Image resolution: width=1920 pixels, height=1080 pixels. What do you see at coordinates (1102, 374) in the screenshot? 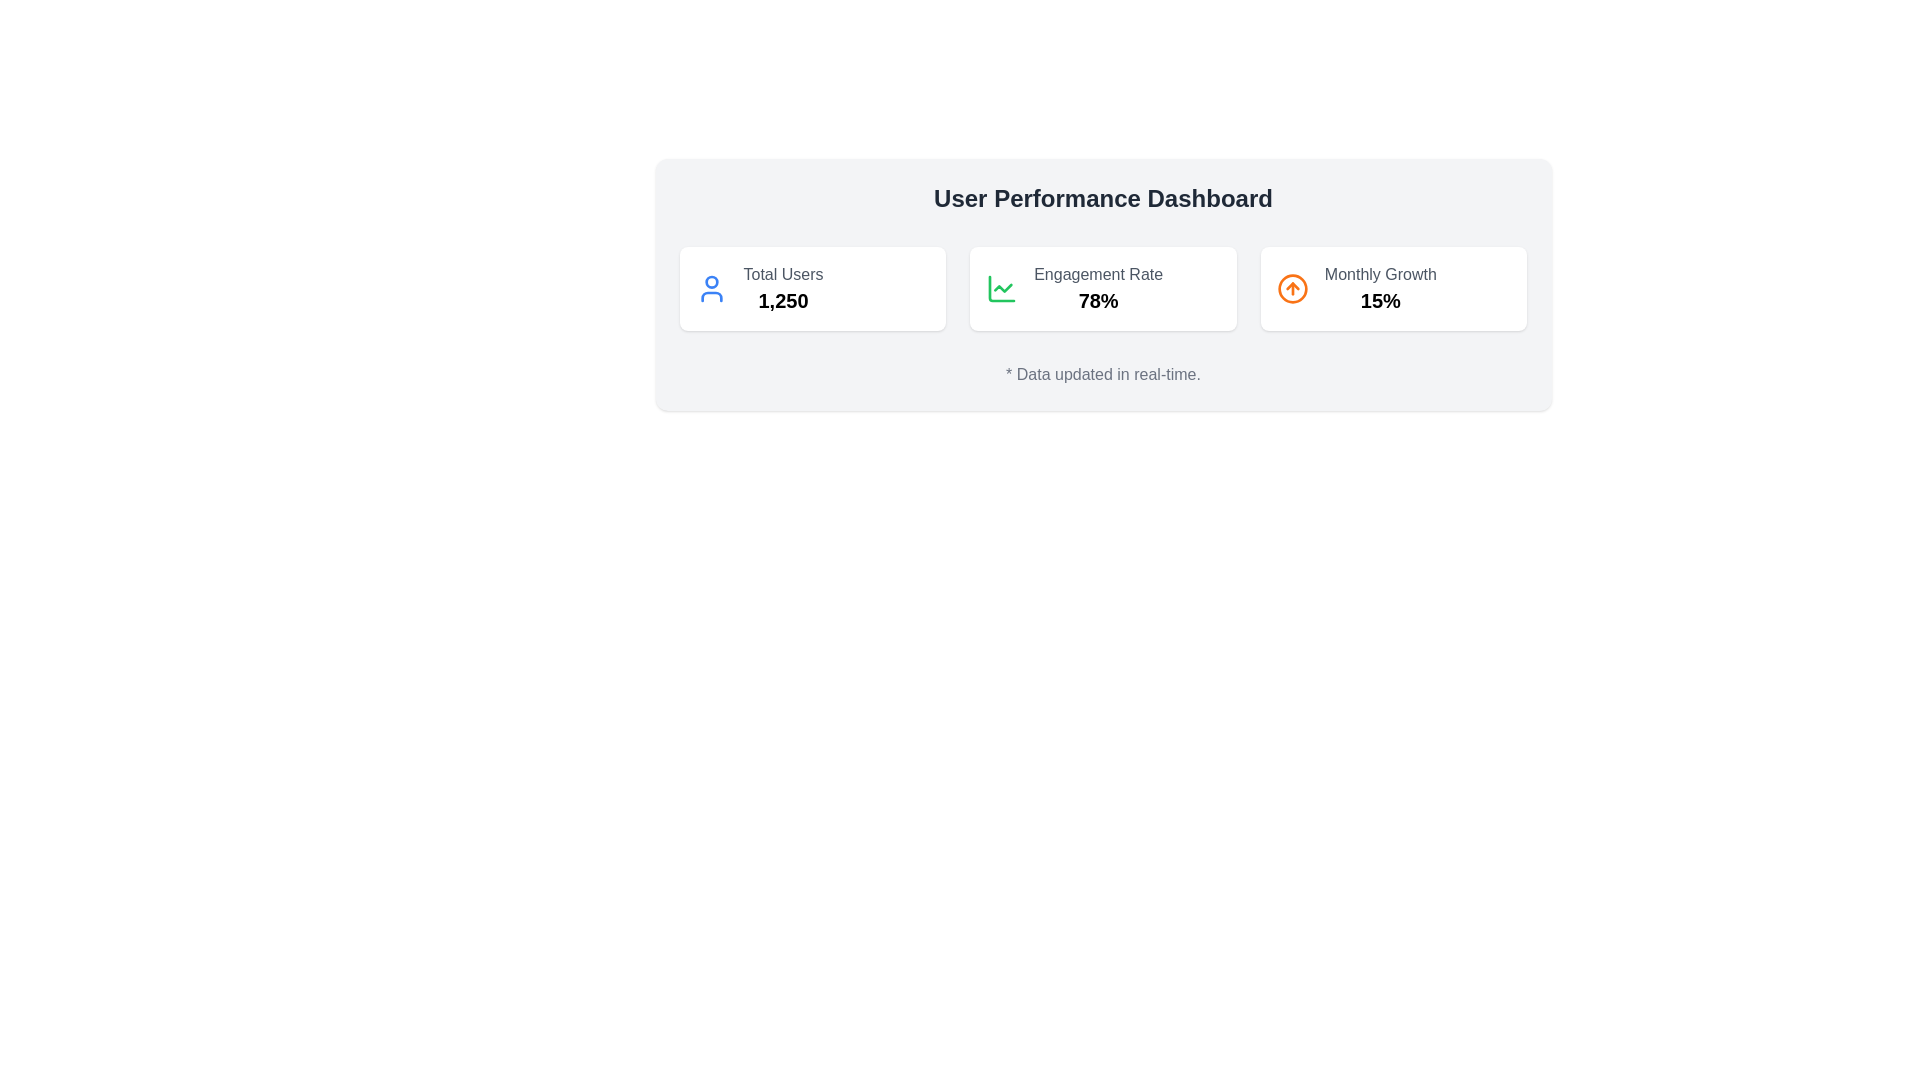
I see `the text label that reads '* Data updated in real-time.' located at the bottom of the User Performance Dashboard` at bounding box center [1102, 374].